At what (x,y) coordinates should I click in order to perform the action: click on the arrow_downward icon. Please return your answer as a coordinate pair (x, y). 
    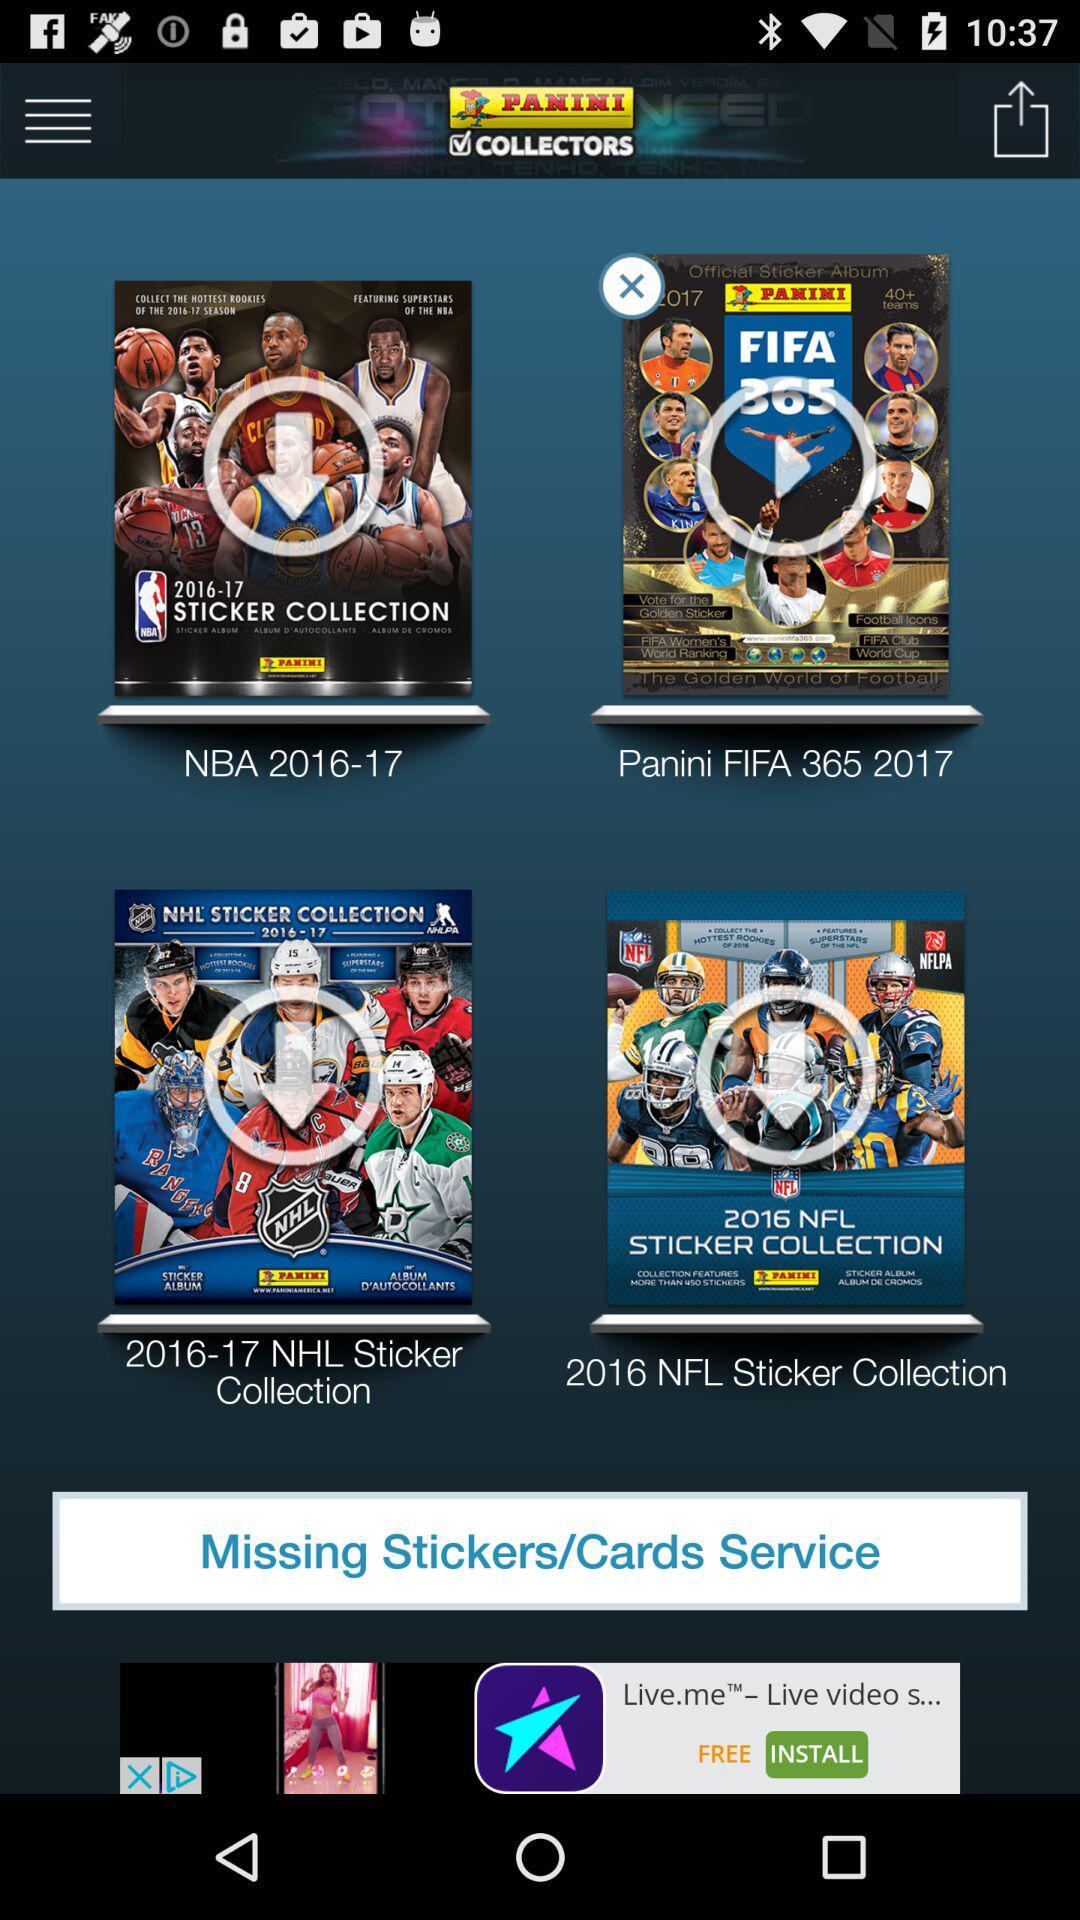
    Looking at the image, I should click on (293, 1148).